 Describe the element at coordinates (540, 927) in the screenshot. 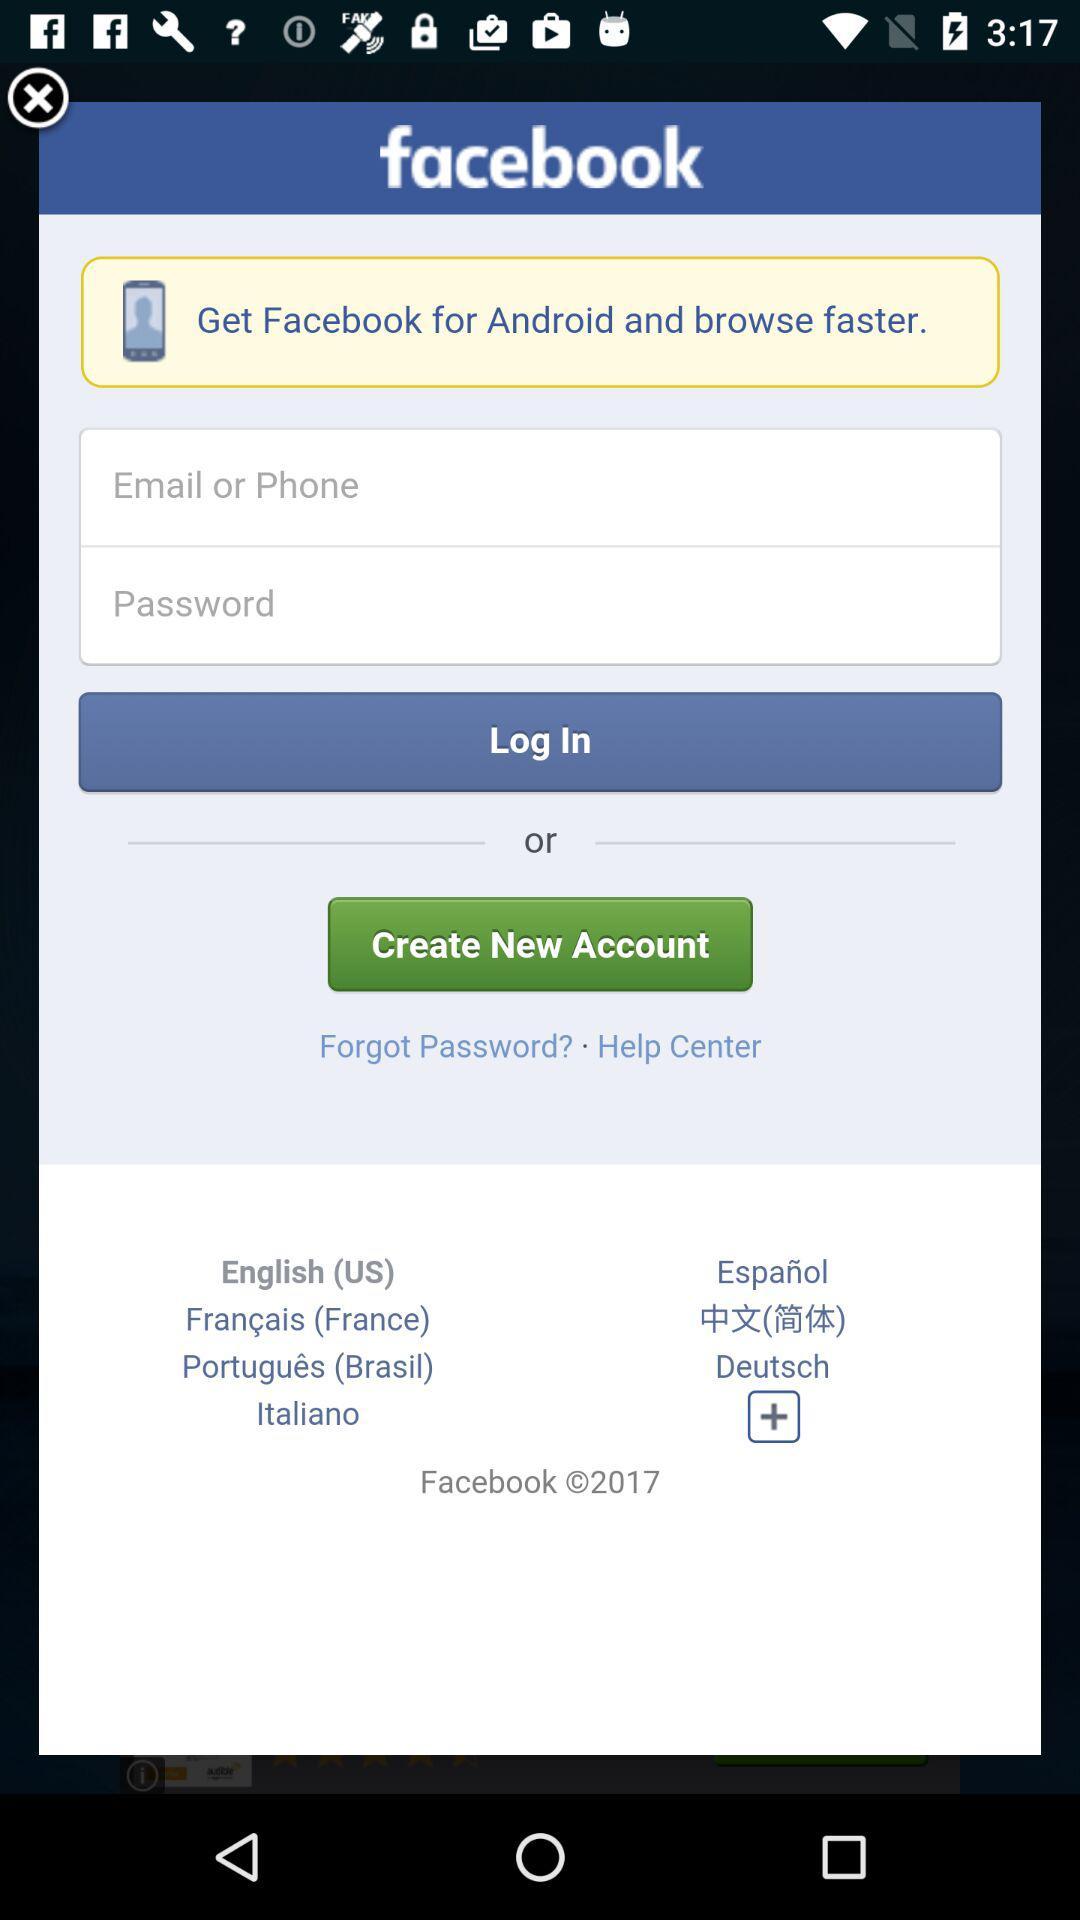

I see `login screen` at that location.